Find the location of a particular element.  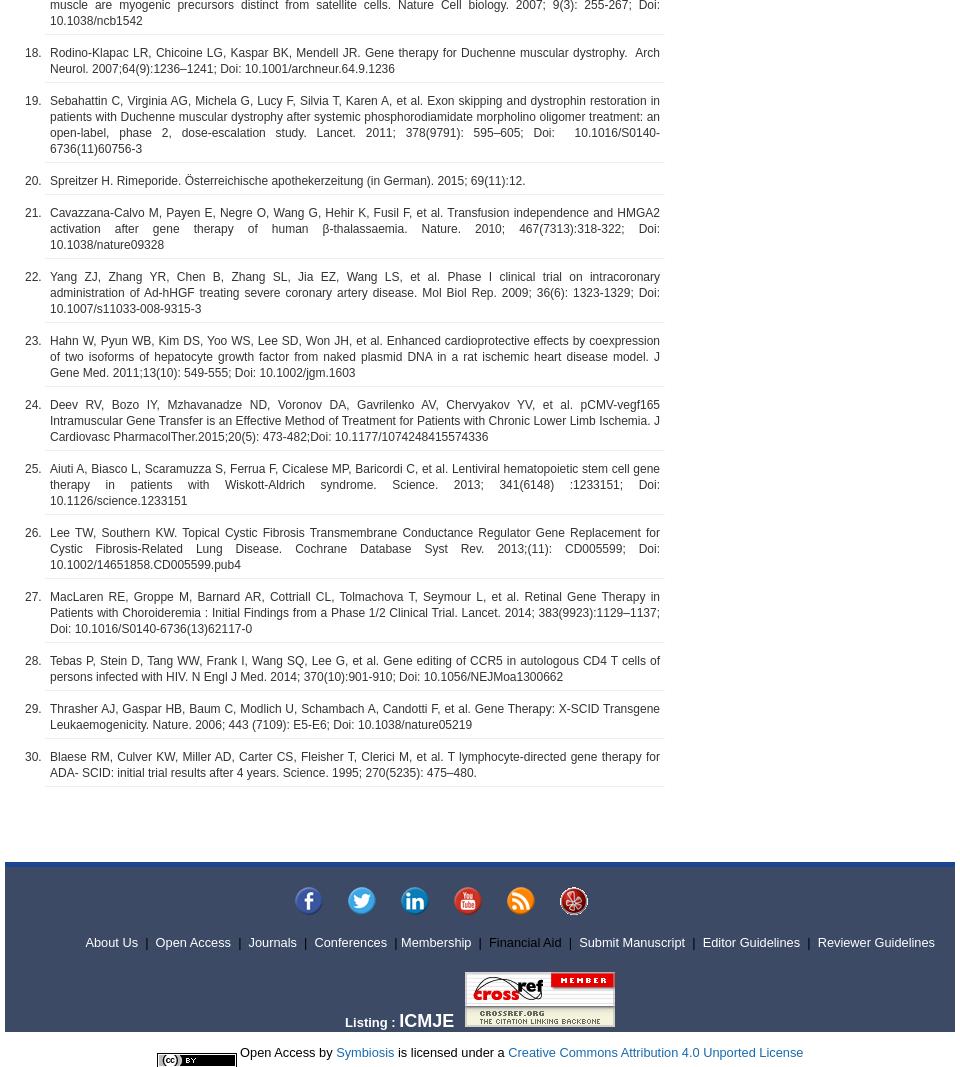

'Deev RV, Bozo  IY, Mzhavanadze ND, Voronov DA, Gavrilenko AV, Chervyakov  YV, et al. pCMV-vegf165 Intramuscular Gene Transfer is an Effective Method of Treatment  for Patients with Chronic Lower Limb Ischemia. J Cardiovasc PharmacolTher.2015;20(5):  473-482;Doi: 10.1177/1074248415574336' is located at coordinates (355, 420).